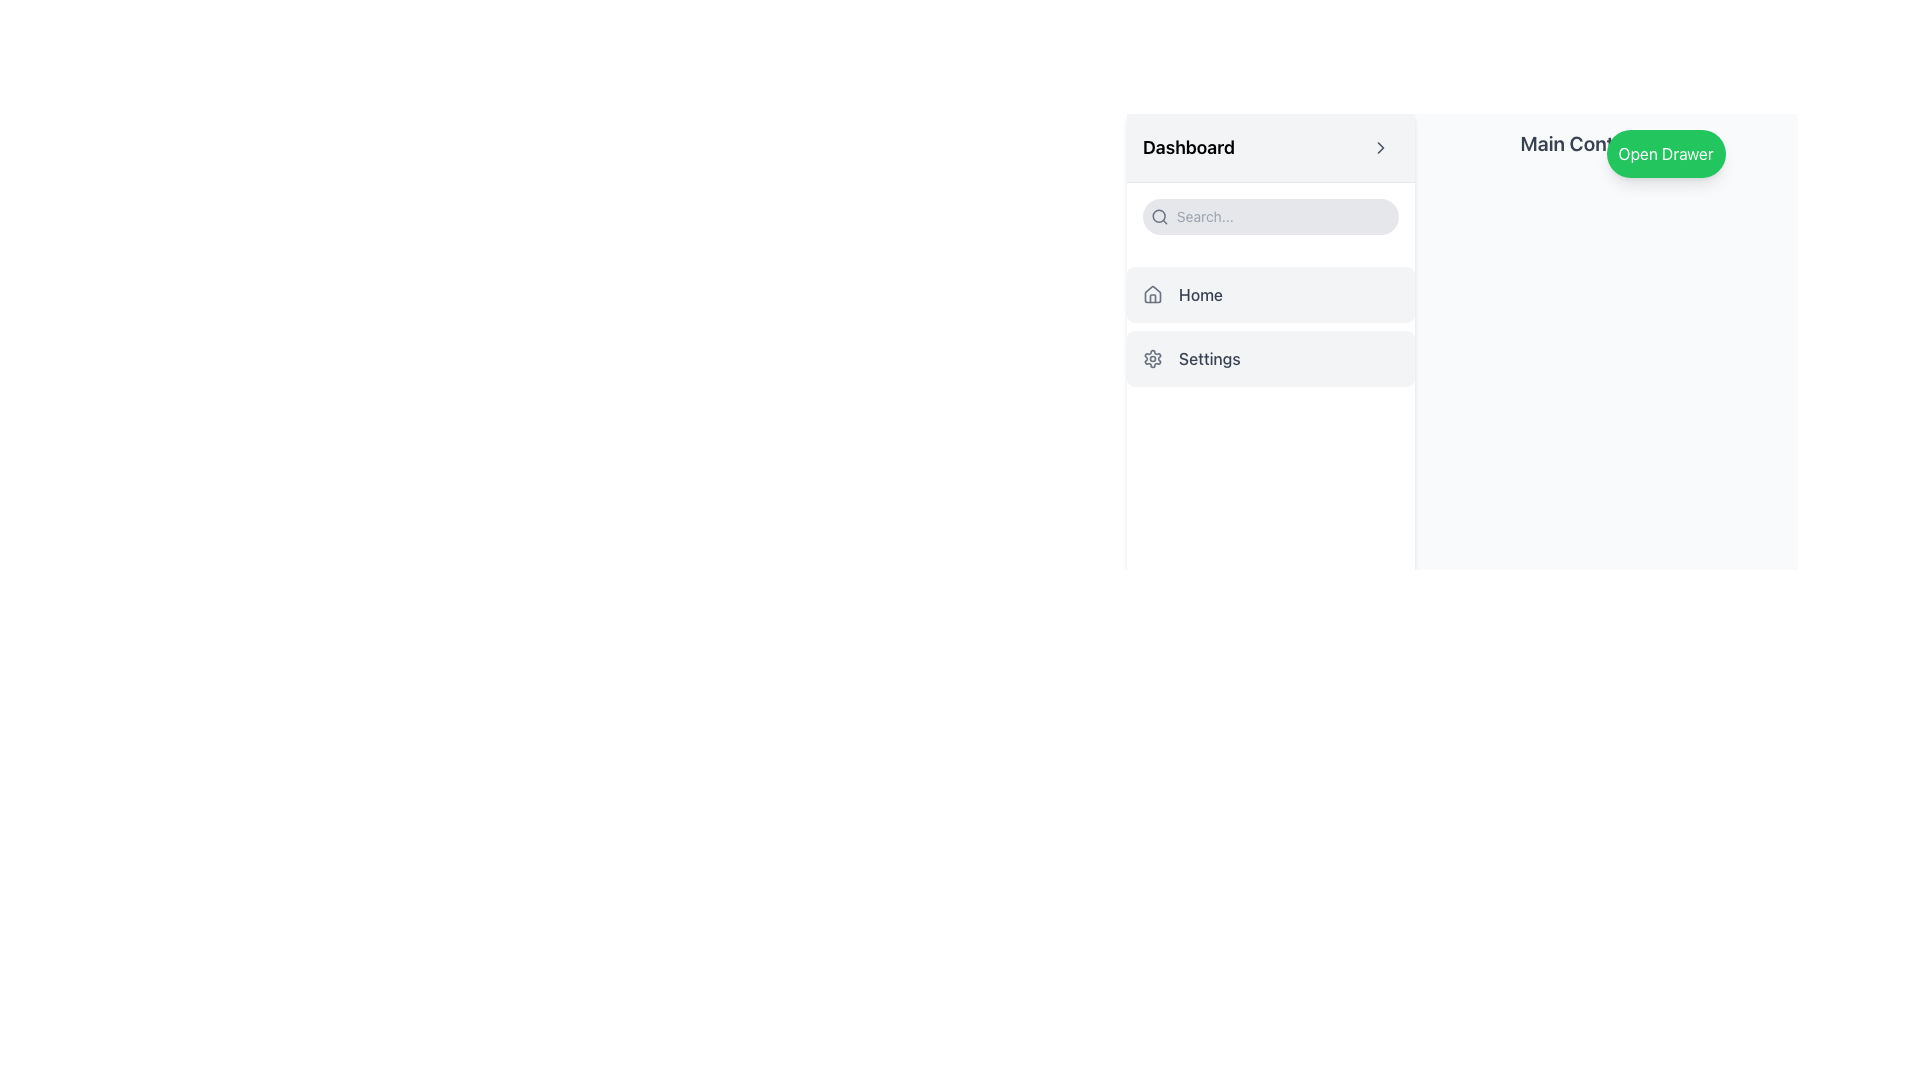  I want to click on the 'Home' Text Label in the left sidebar navigation, which serves as a visual label indicating its function within the interface, so click(1200, 294).